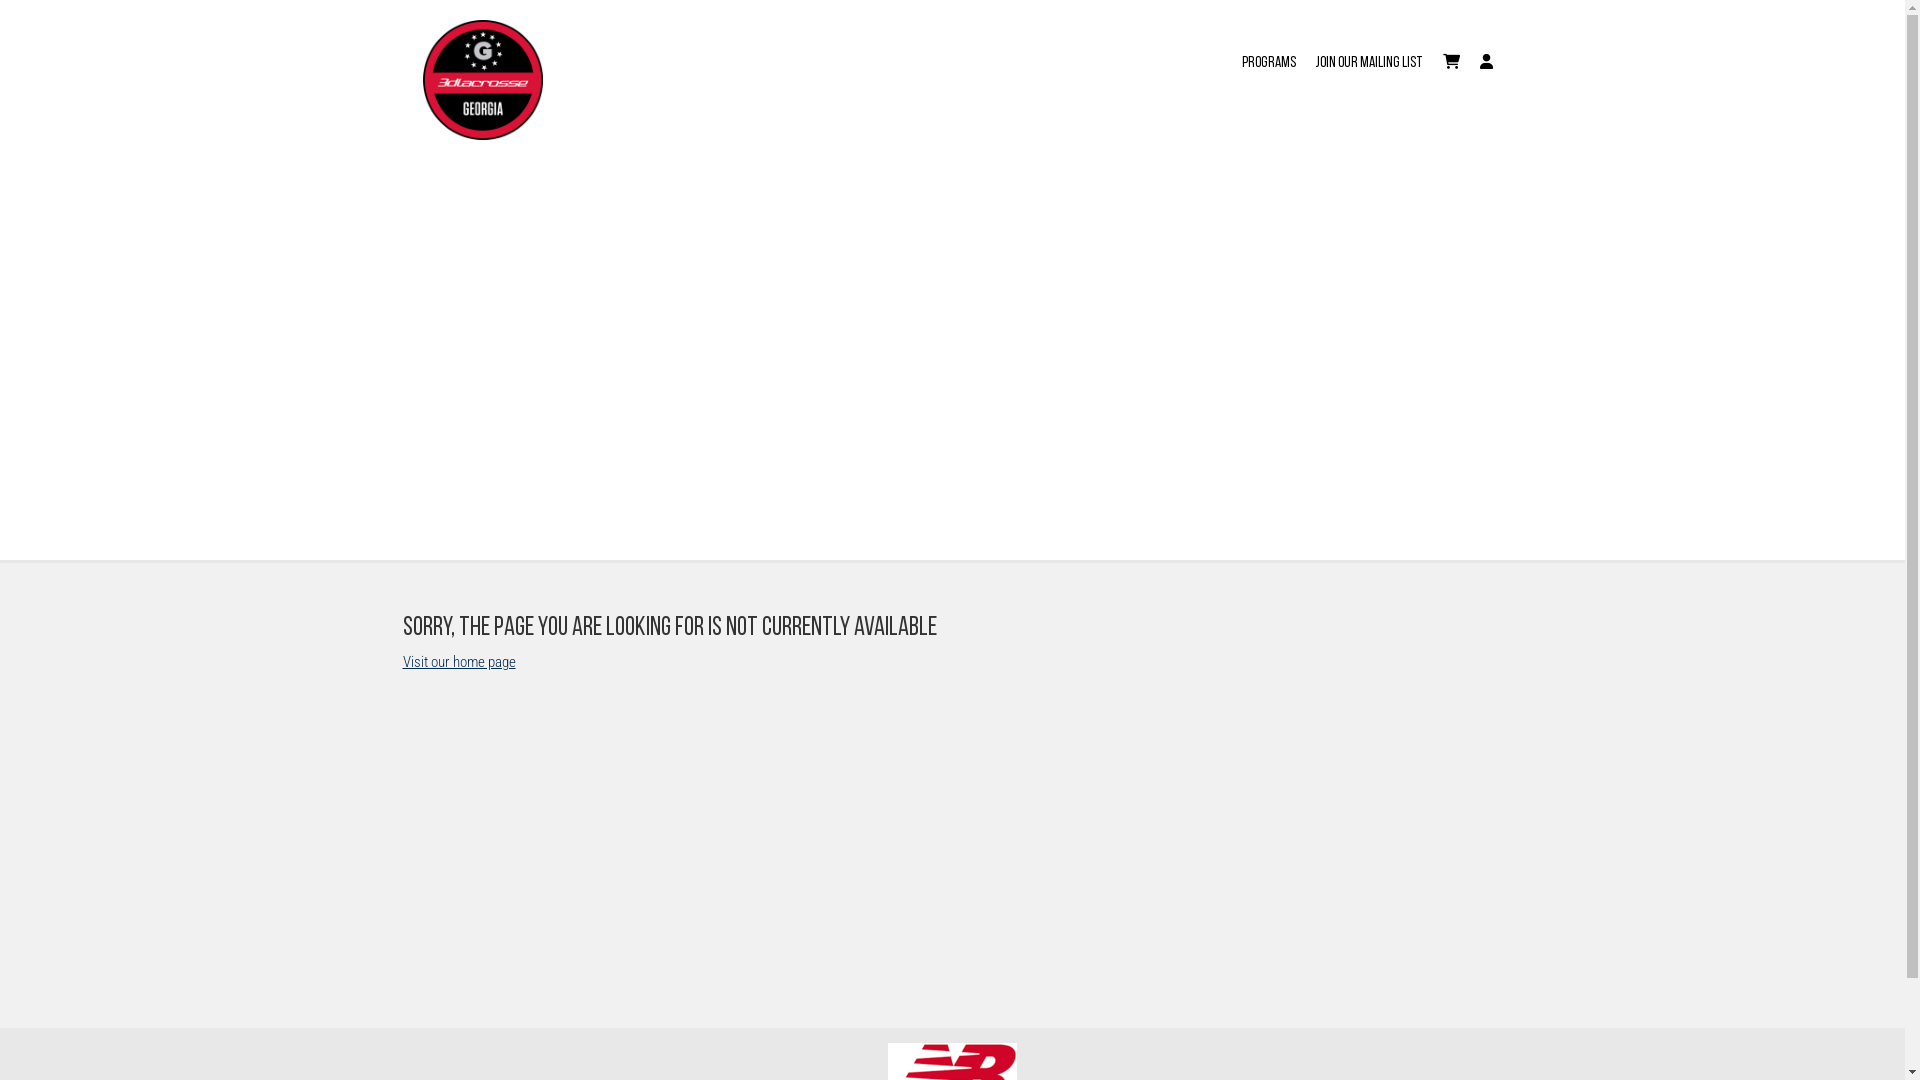 This screenshot has width=1920, height=1080. What do you see at coordinates (1267, 49) in the screenshot?
I see `'Programs'` at bounding box center [1267, 49].